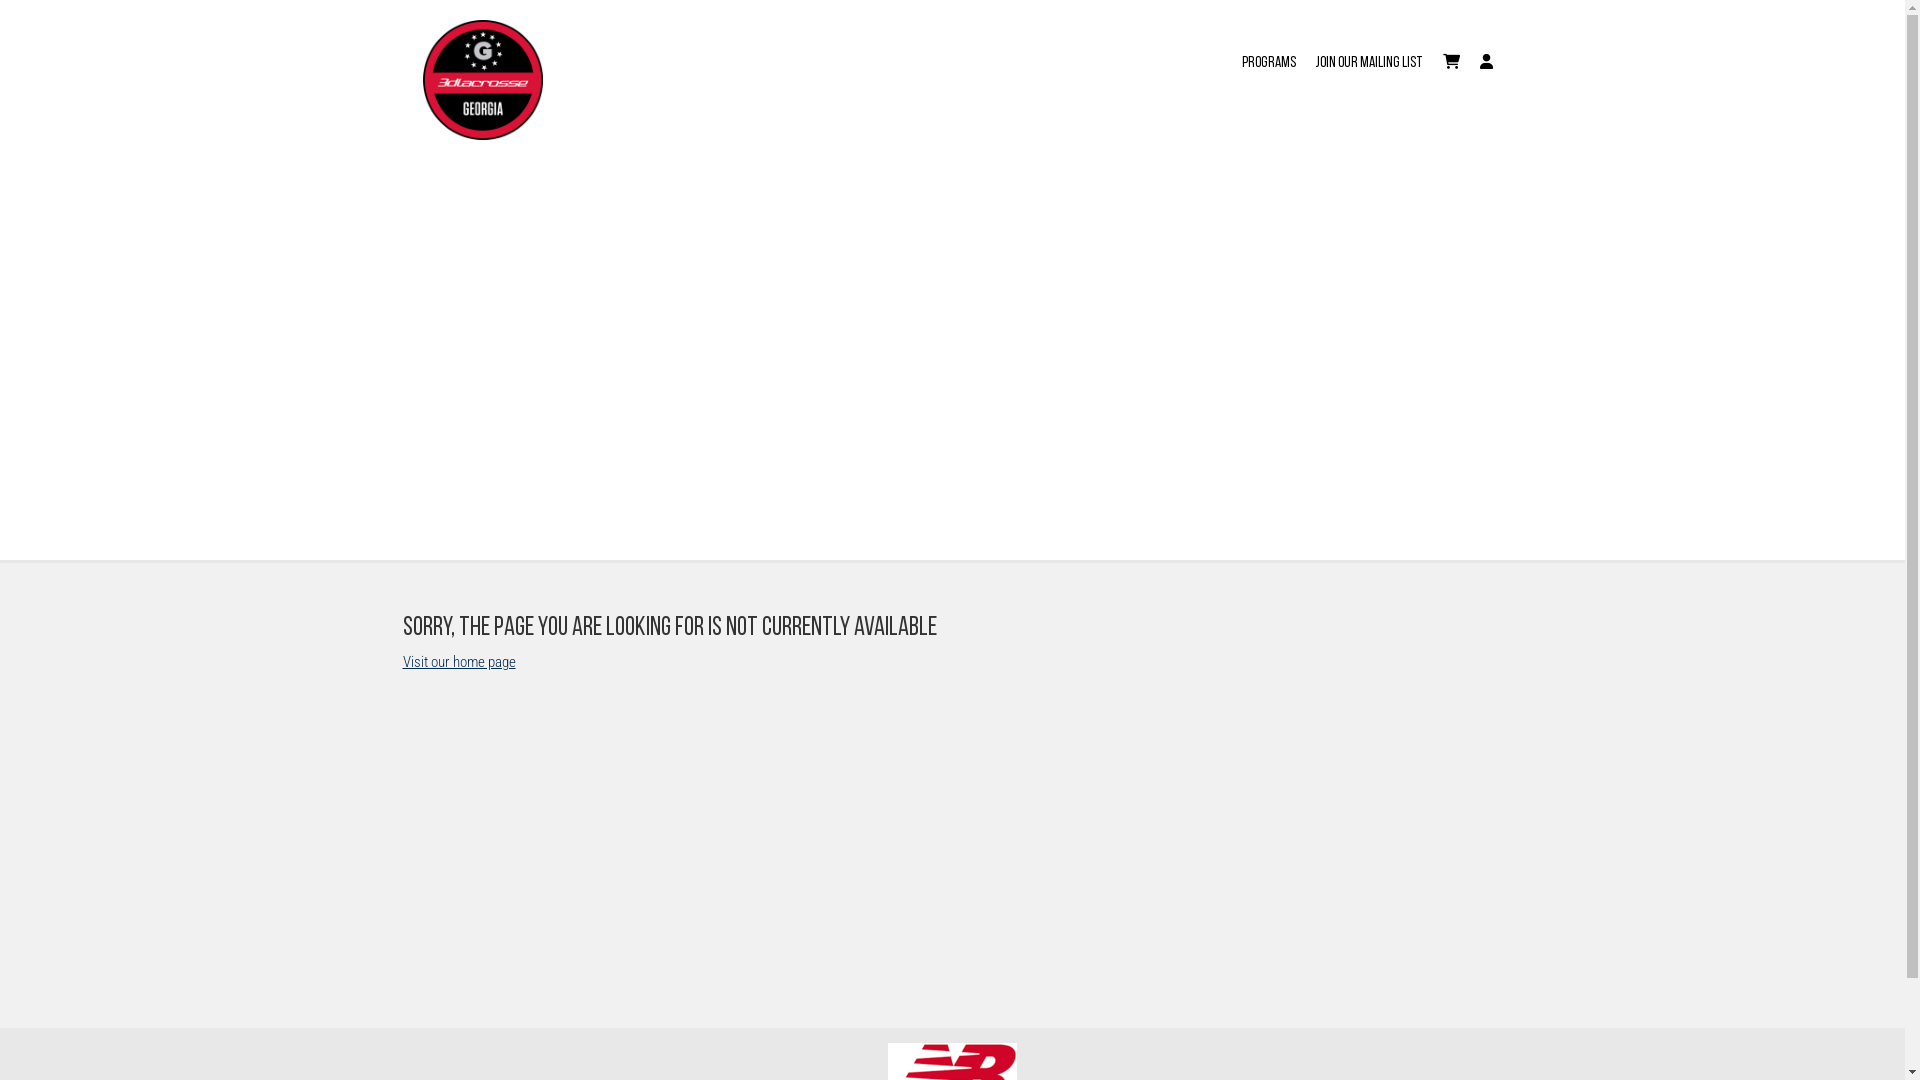 This screenshot has width=1920, height=1080. What do you see at coordinates (1267, 49) in the screenshot?
I see `'Programs'` at bounding box center [1267, 49].